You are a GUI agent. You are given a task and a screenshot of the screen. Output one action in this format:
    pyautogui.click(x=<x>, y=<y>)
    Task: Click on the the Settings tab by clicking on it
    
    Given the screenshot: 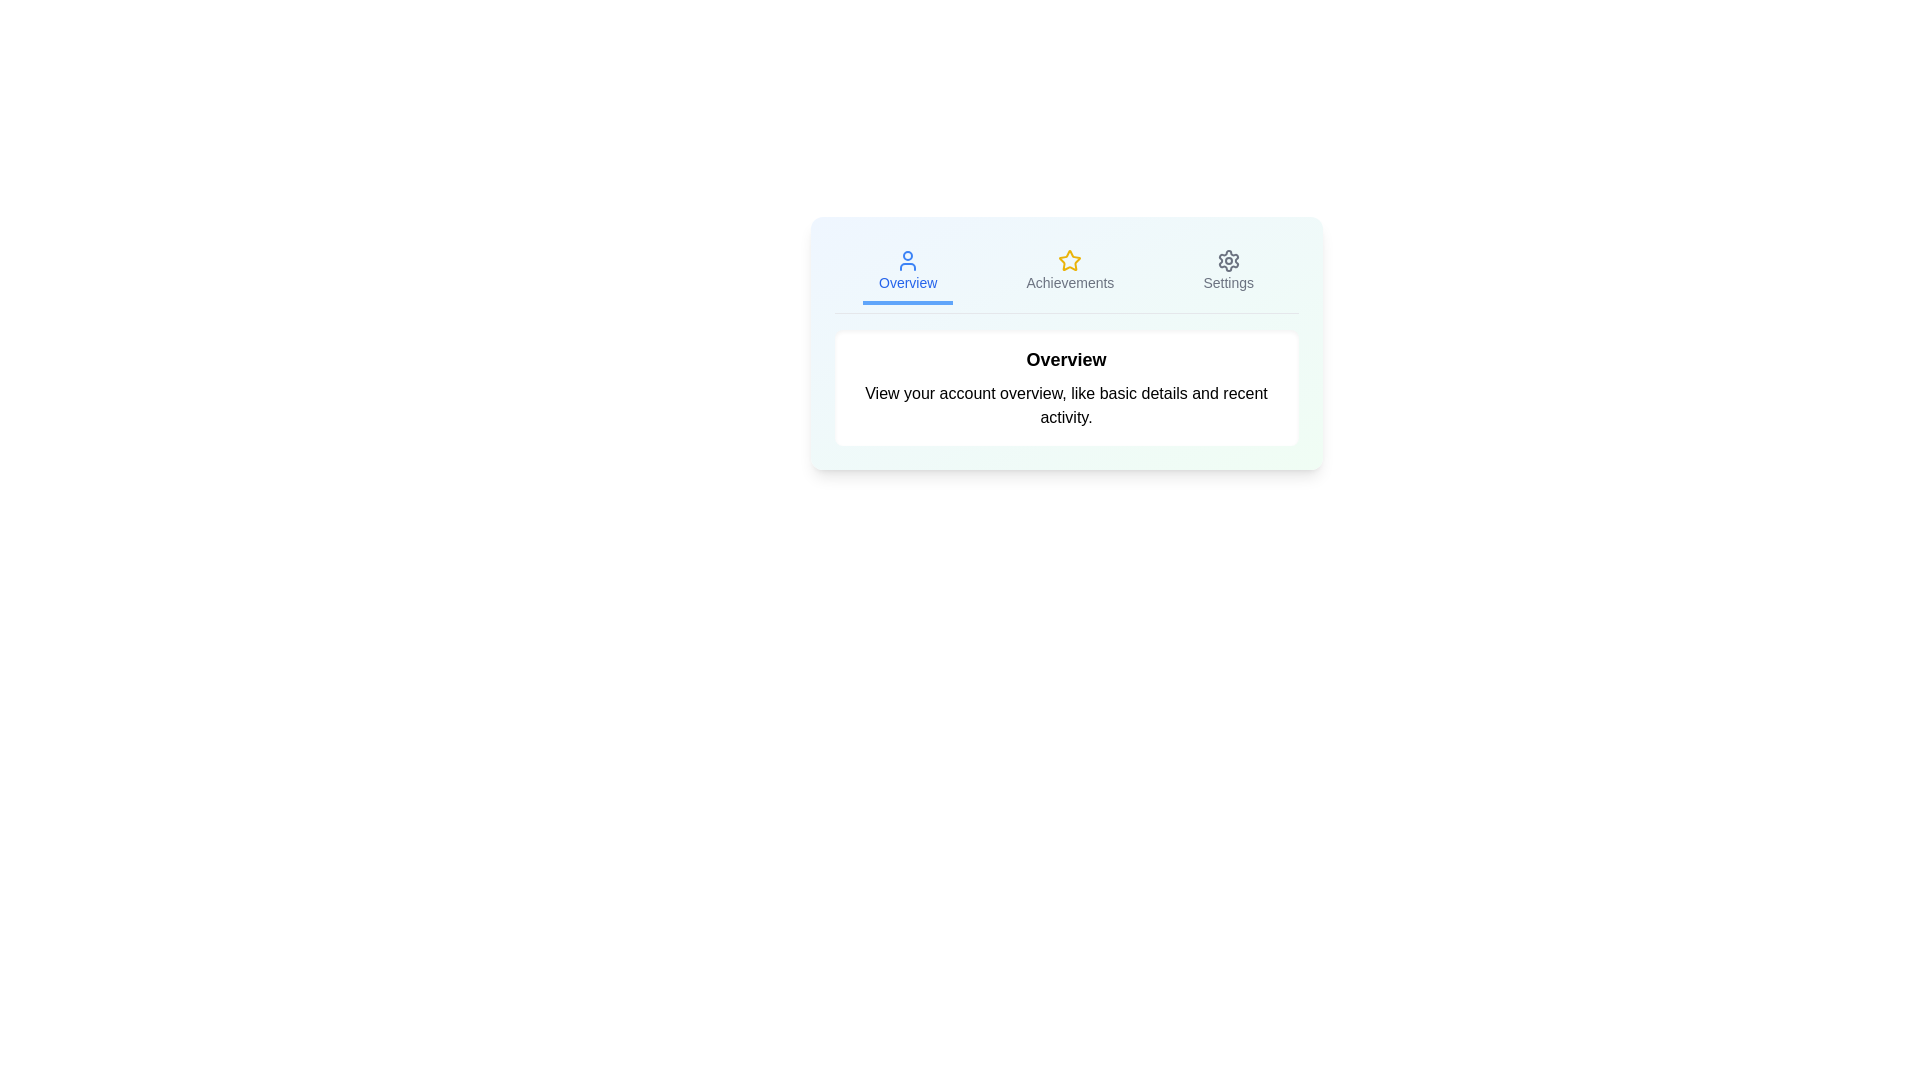 What is the action you would take?
    pyautogui.click(x=1227, y=273)
    